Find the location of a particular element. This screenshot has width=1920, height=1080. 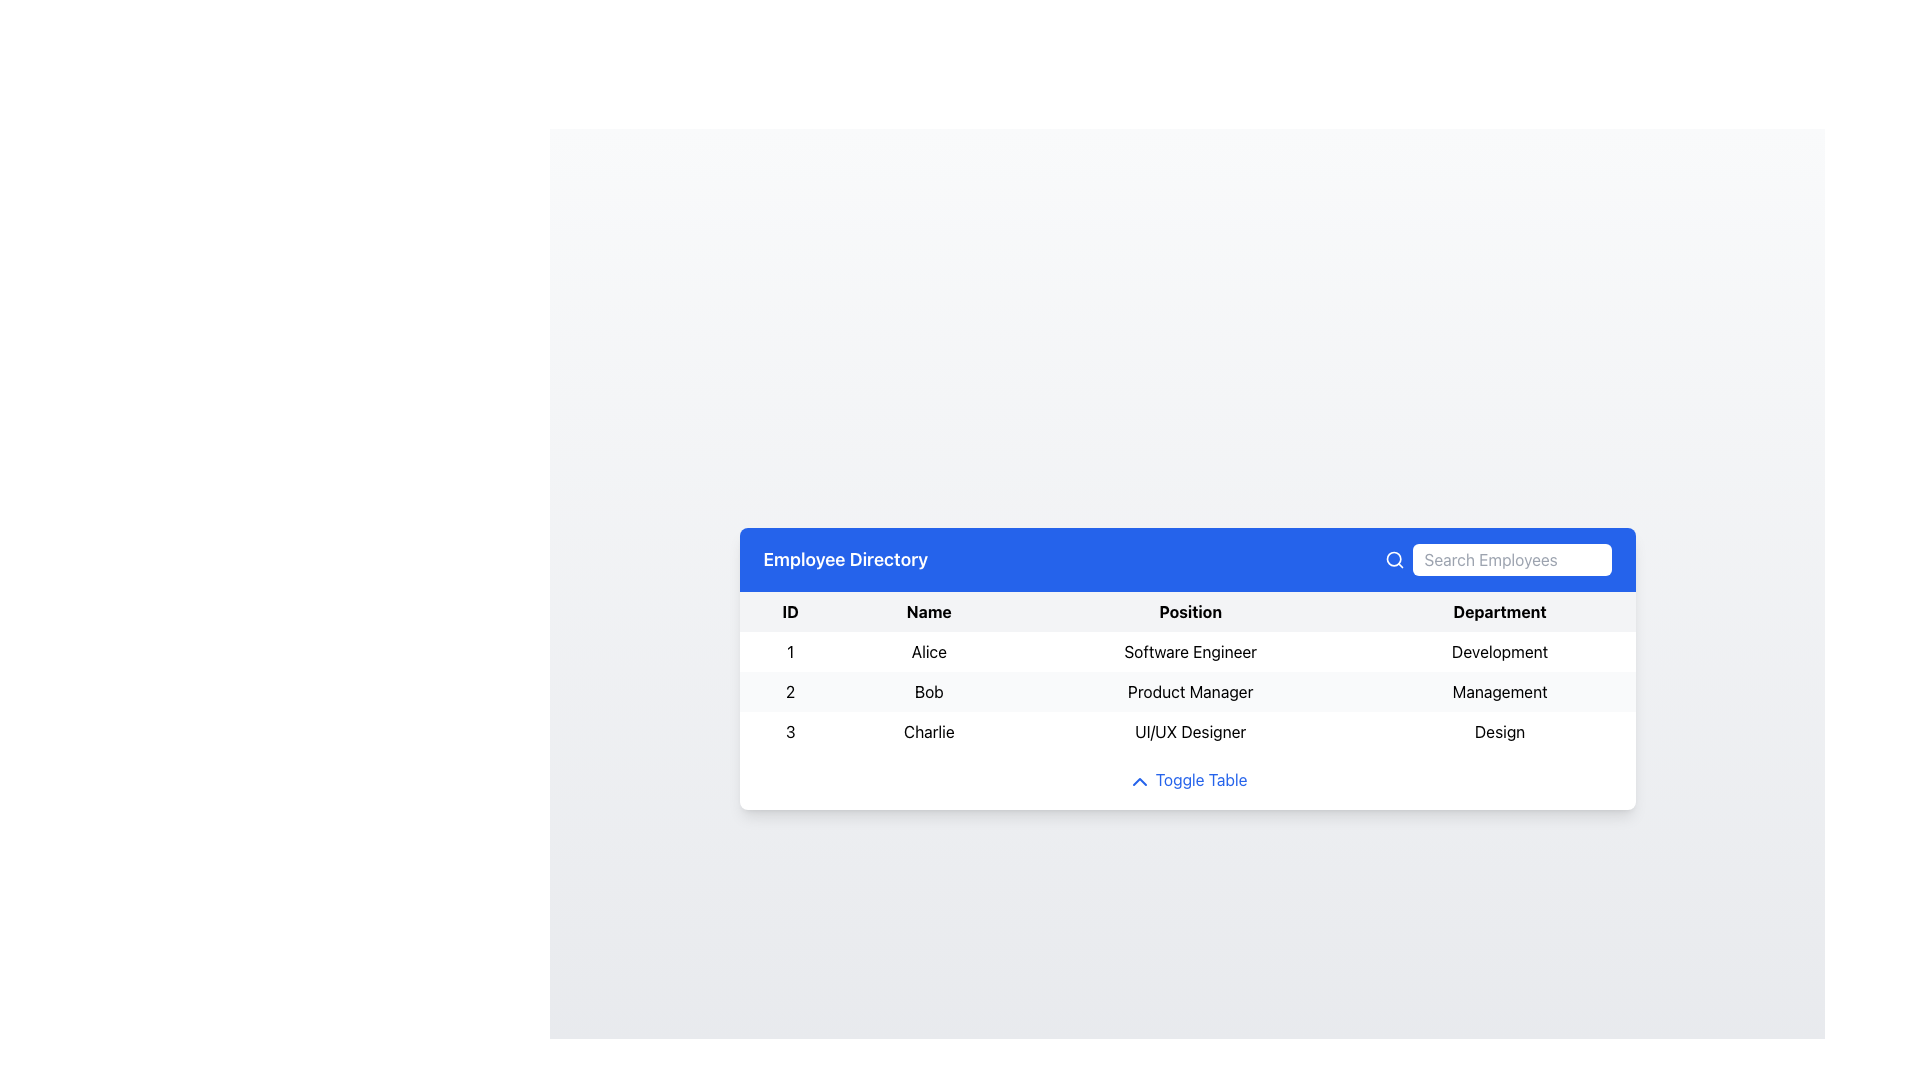

the number '1' in the first cell of the first row under the 'ID' column of the data table is located at coordinates (789, 652).